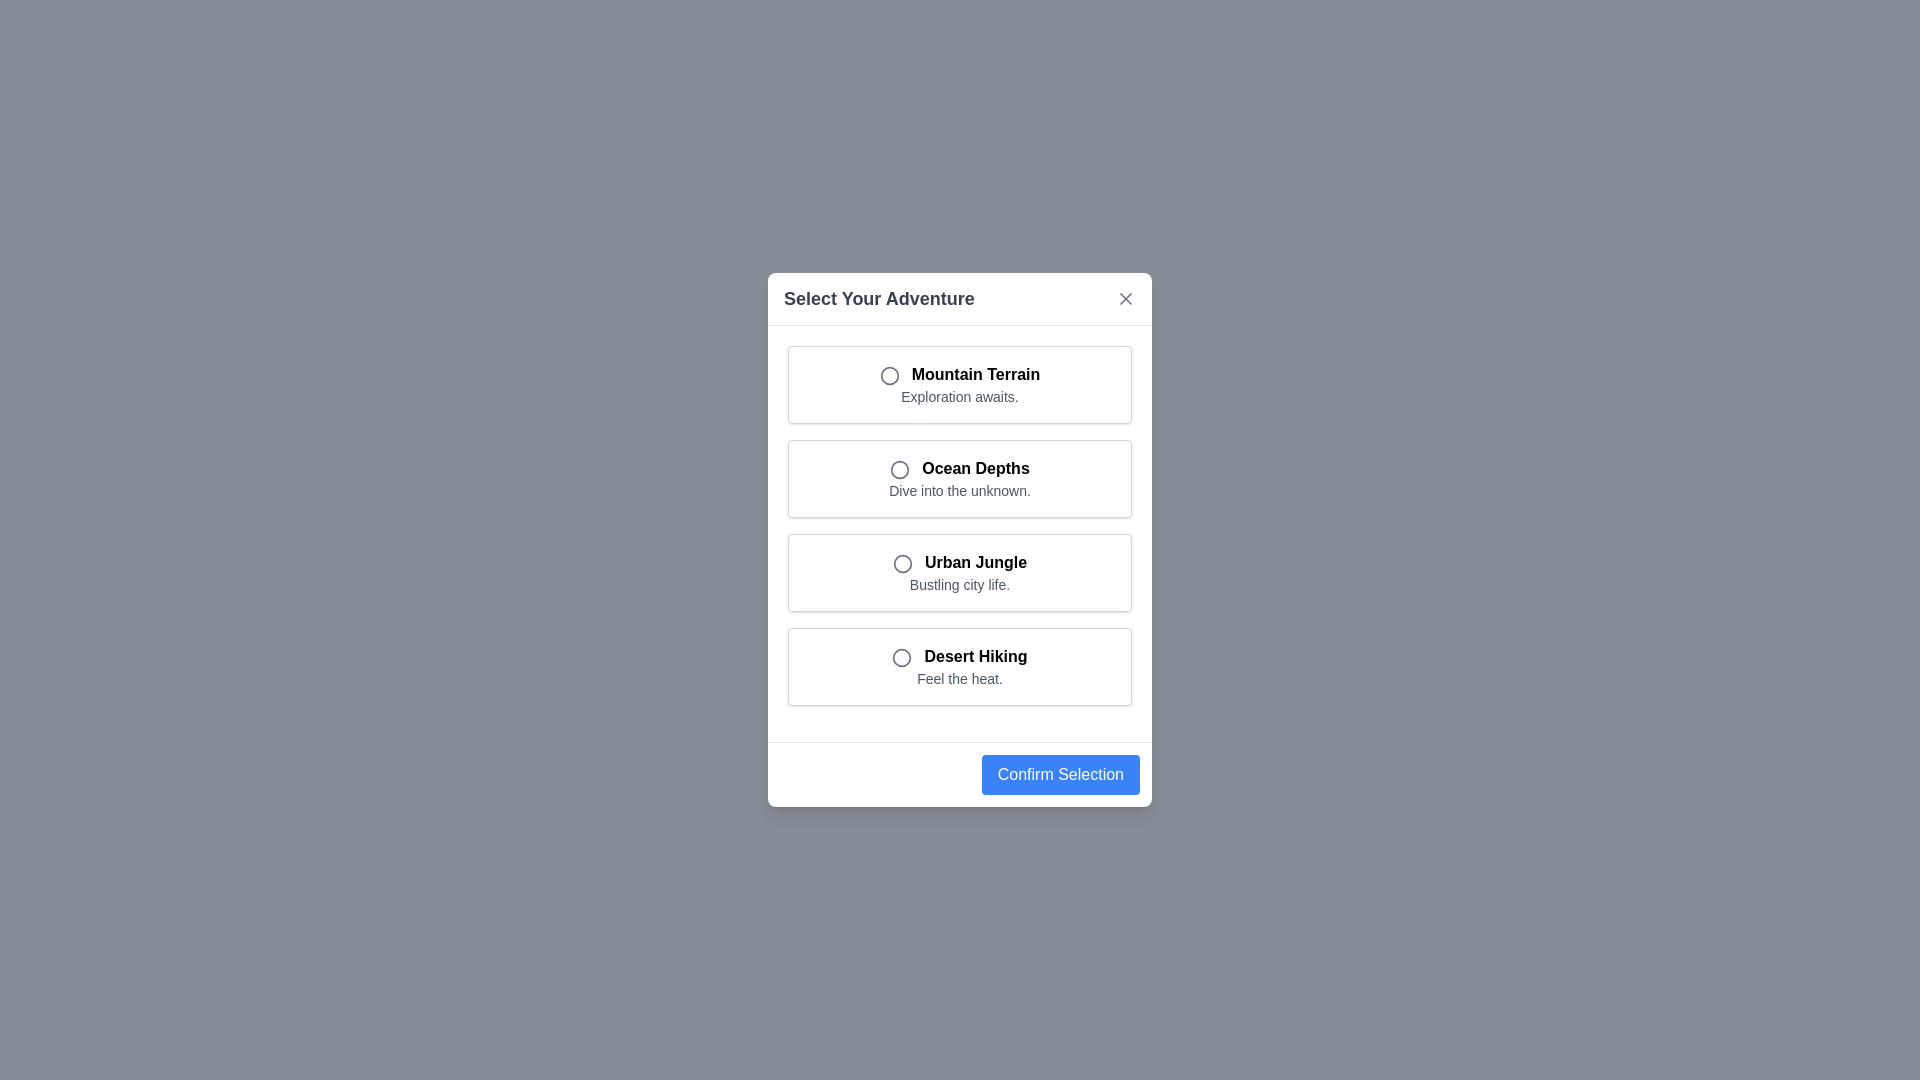  Describe the element at coordinates (960, 573) in the screenshot. I see `the adventure option Urban Jungle` at that location.